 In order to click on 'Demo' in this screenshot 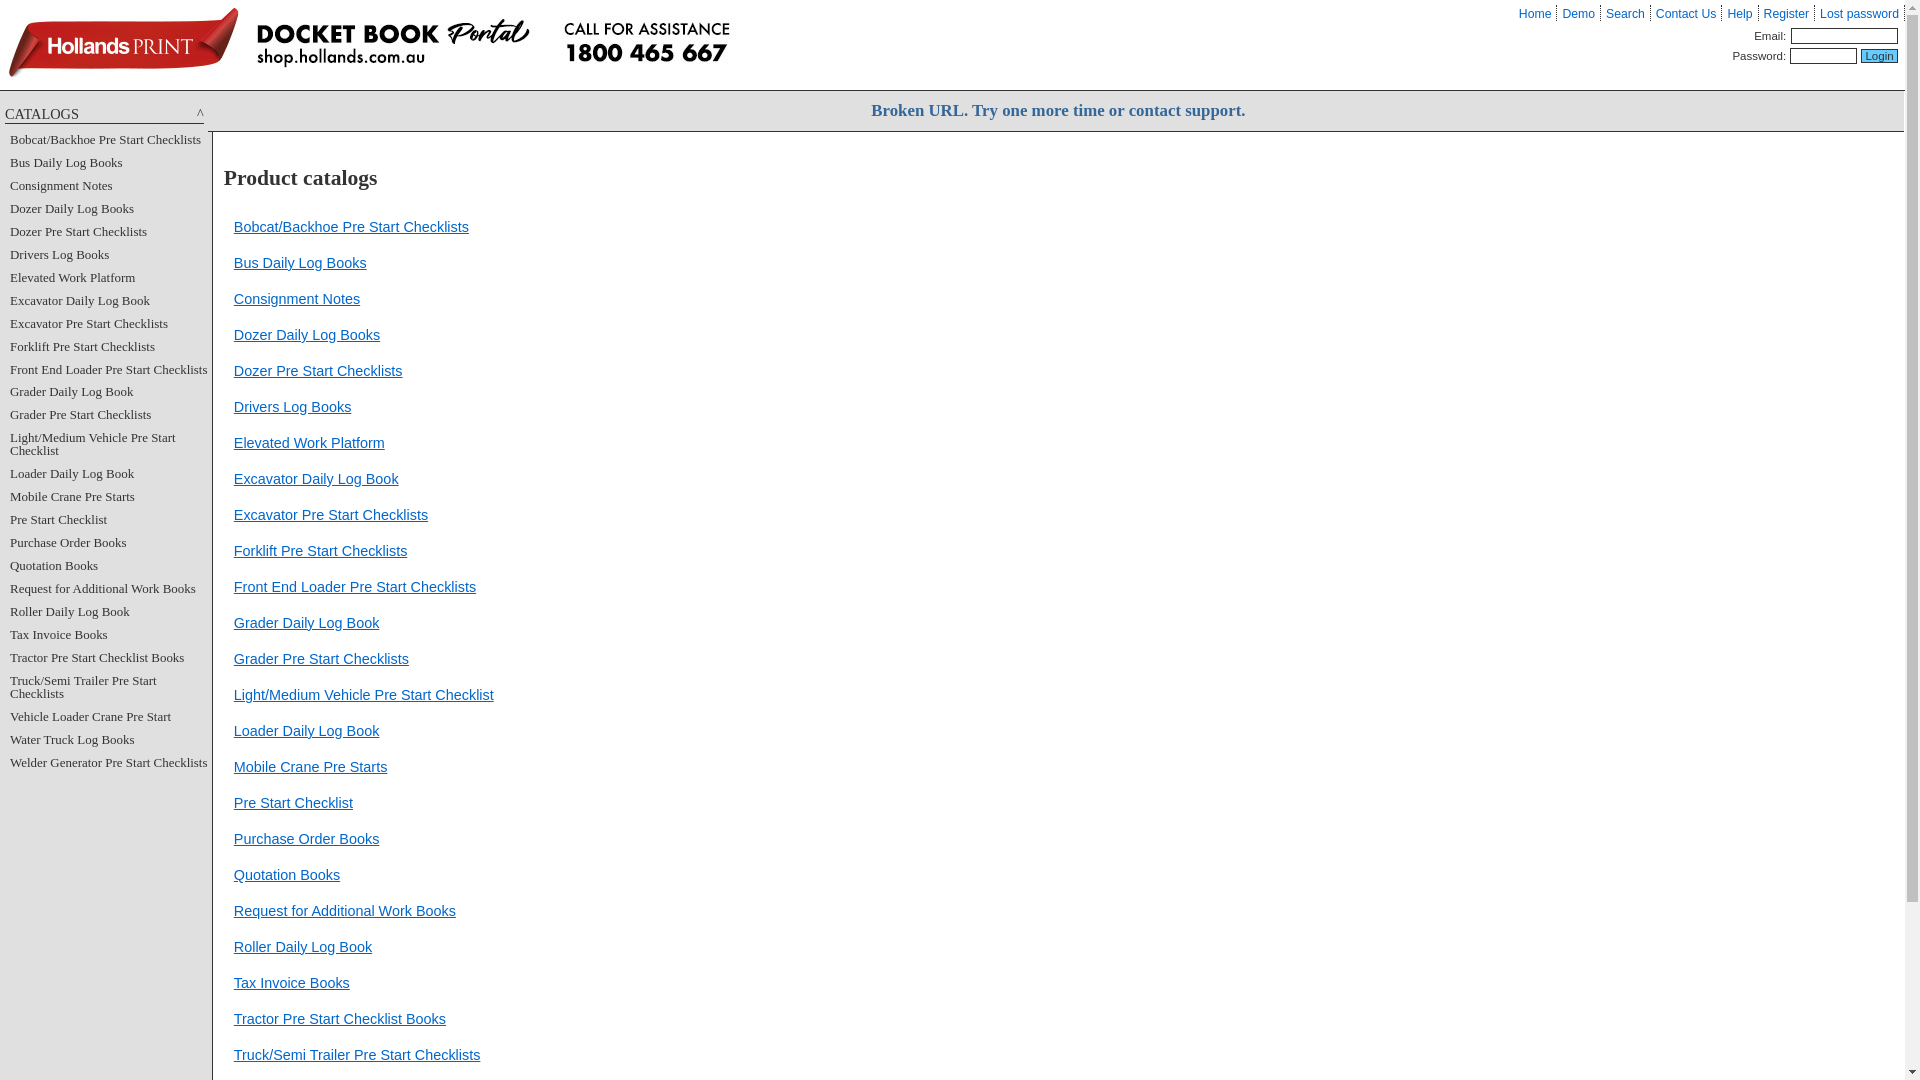, I will do `click(1577, 14)`.